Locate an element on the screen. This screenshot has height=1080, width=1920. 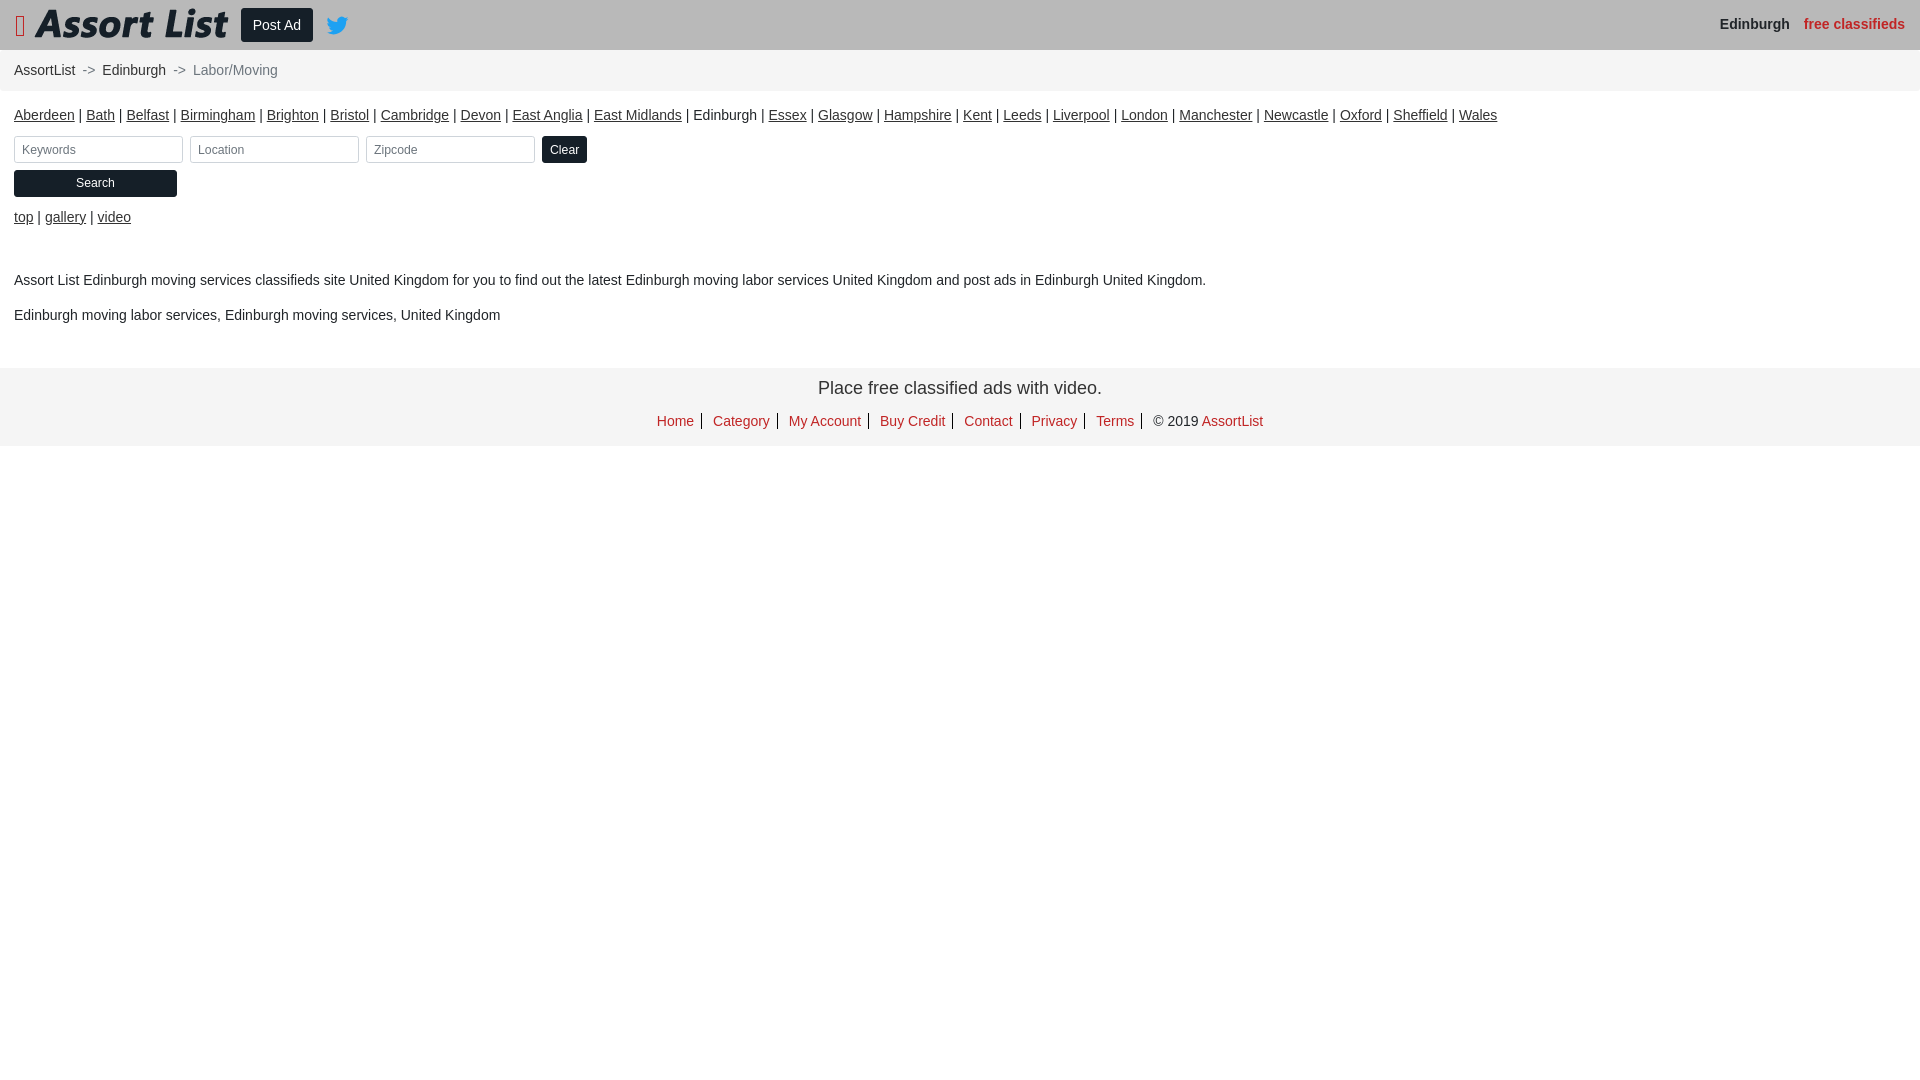
'Terms' is located at coordinates (1094, 419).